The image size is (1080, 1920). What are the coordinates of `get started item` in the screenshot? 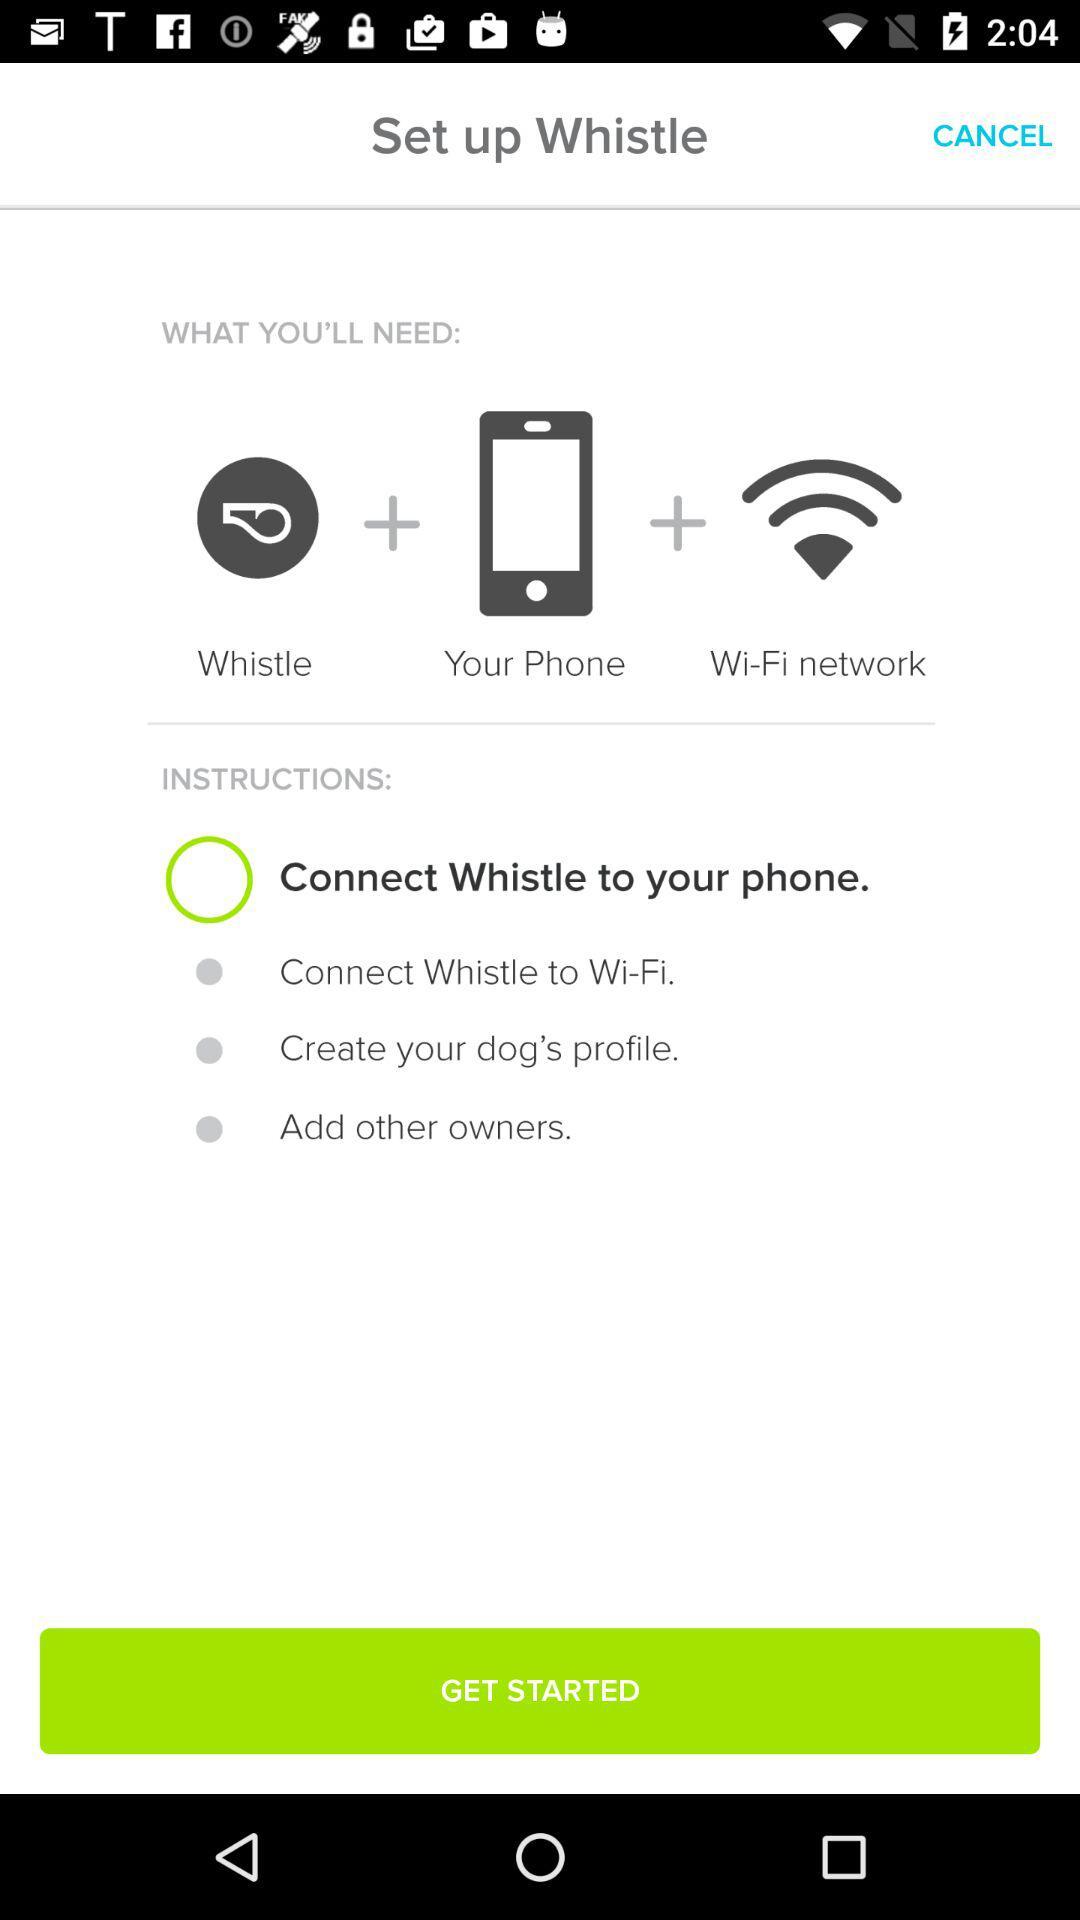 It's located at (540, 1690).